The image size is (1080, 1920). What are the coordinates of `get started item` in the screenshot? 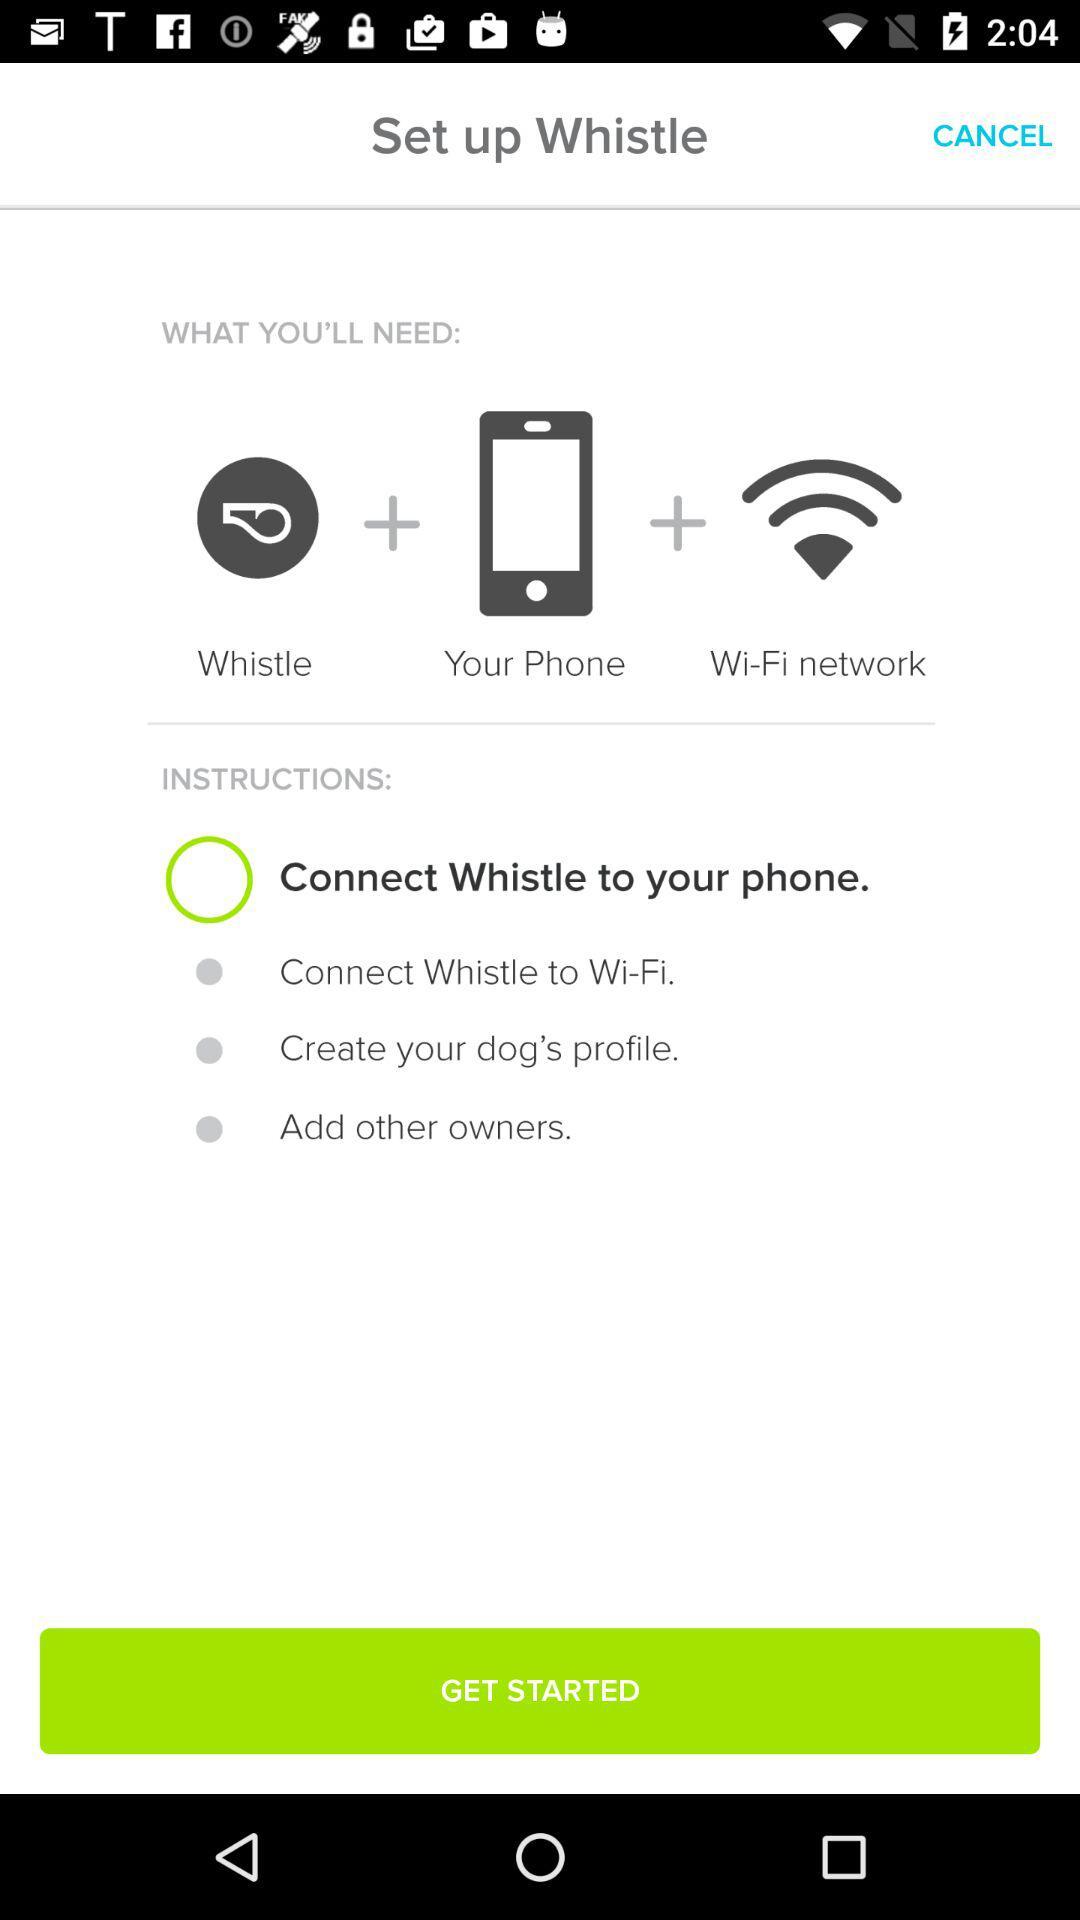 It's located at (540, 1690).